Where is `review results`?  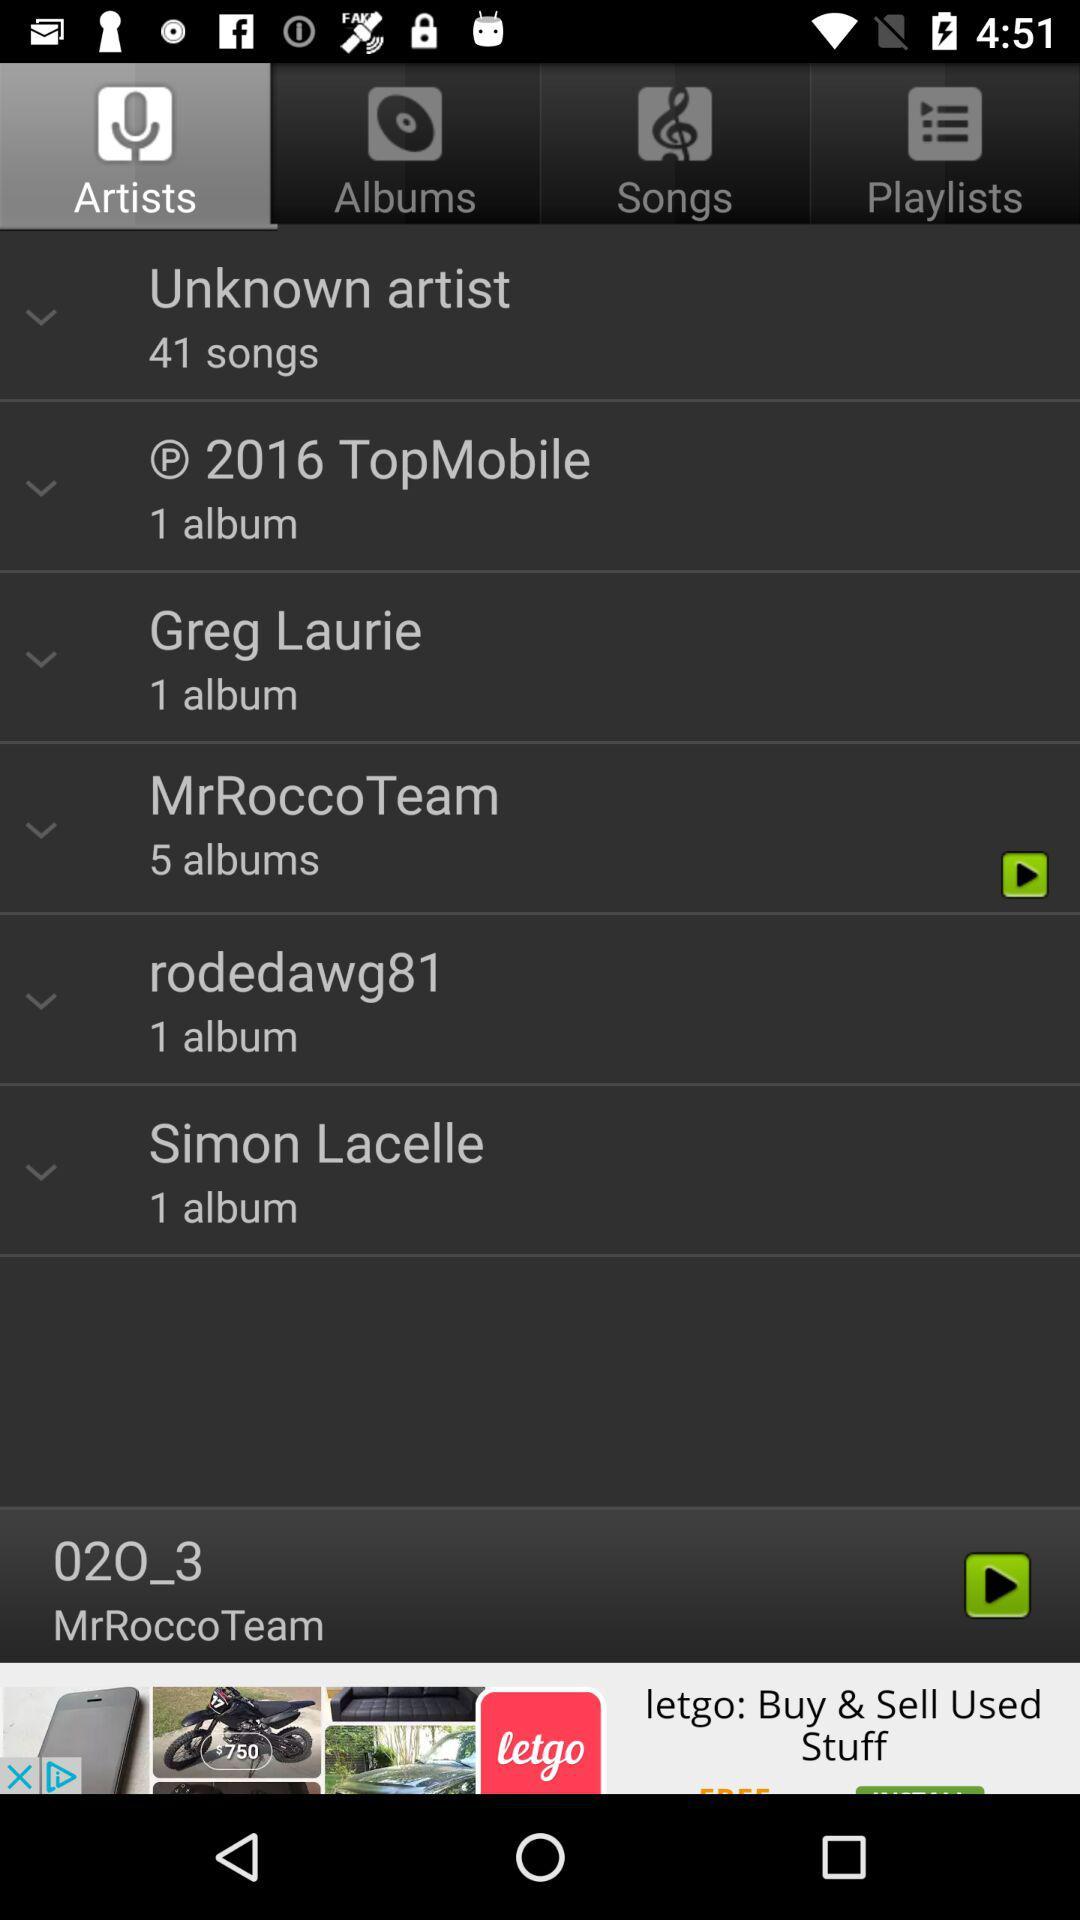
review results is located at coordinates (540, 862).